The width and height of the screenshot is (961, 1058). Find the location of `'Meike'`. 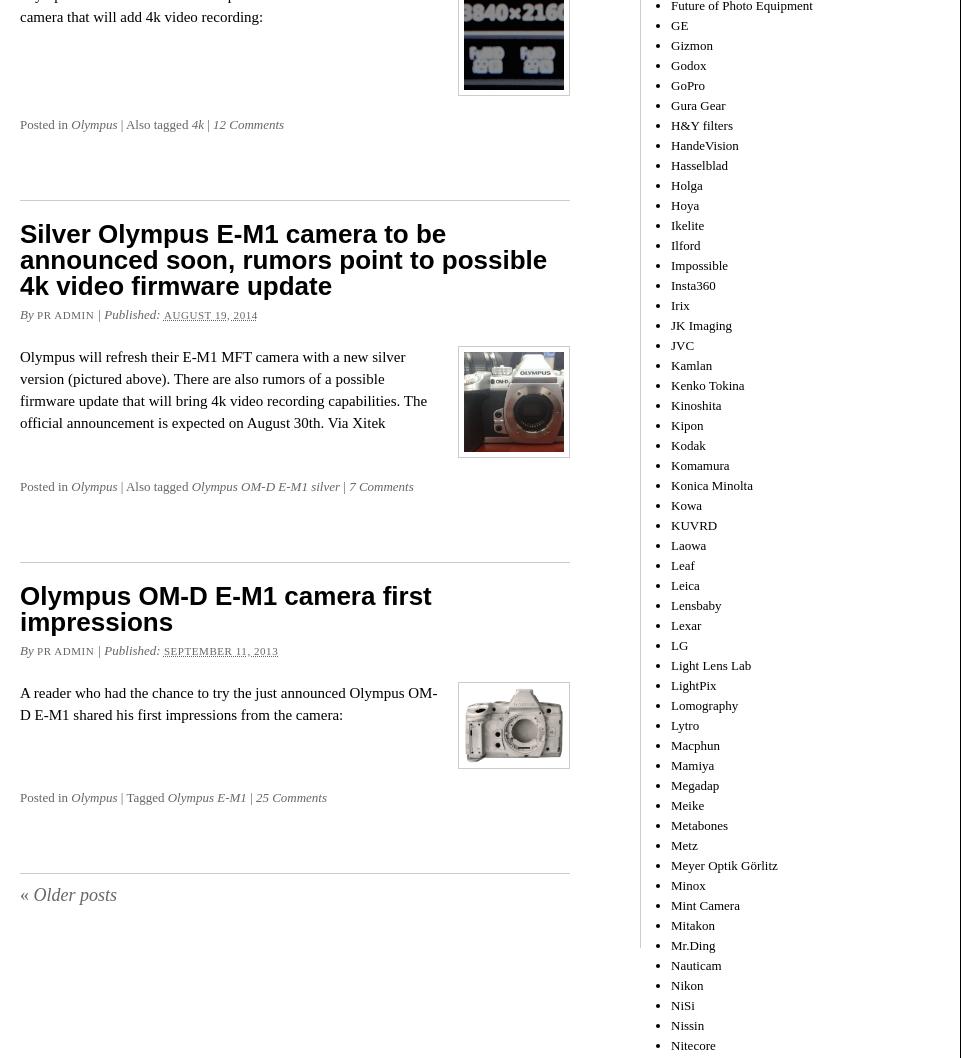

'Meike' is located at coordinates (686, 803).